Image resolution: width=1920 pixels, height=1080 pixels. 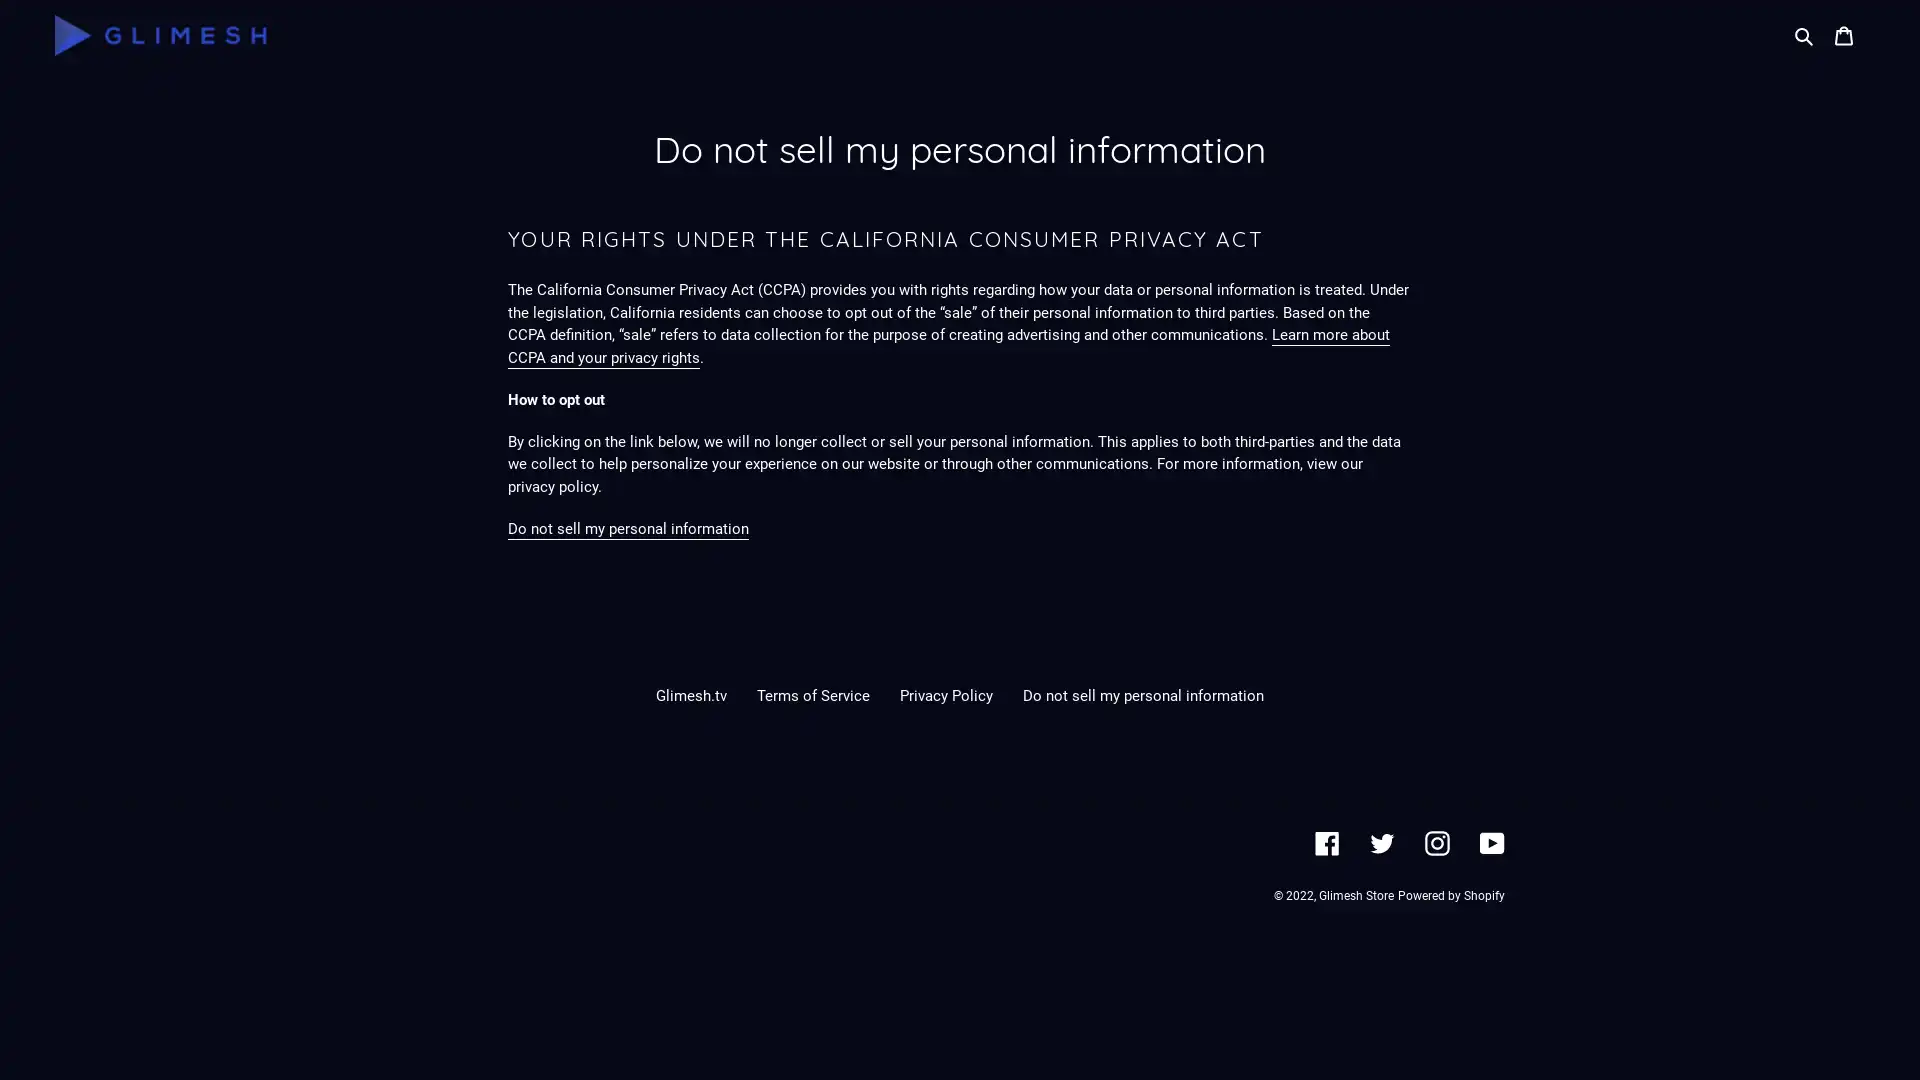 What do you see at coordinates (1805, 34) in the screenshot?
I see `Search` at bounding box center [1805, 34].